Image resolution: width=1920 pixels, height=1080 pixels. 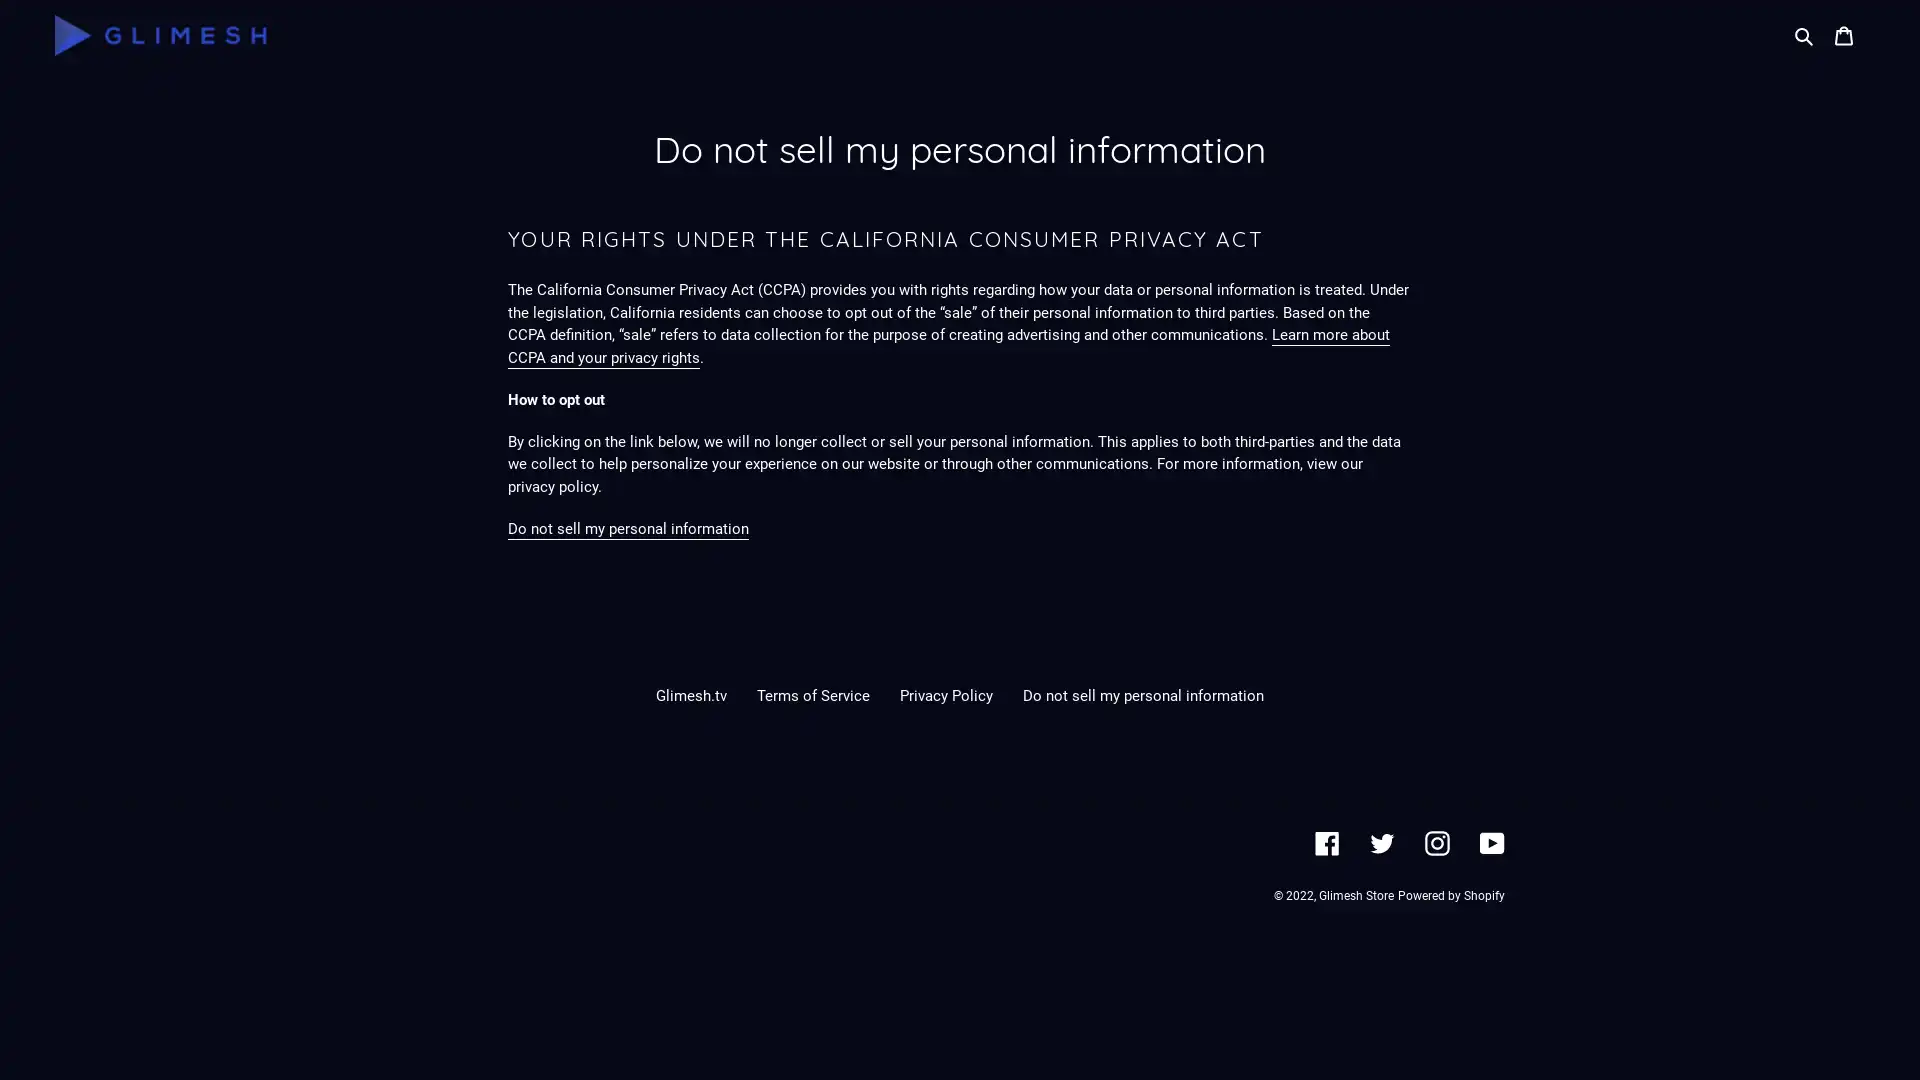 What do you see at coordinates (1805, 34) in the screenshot?
I see `Search` at bounding box center [1805, 34].